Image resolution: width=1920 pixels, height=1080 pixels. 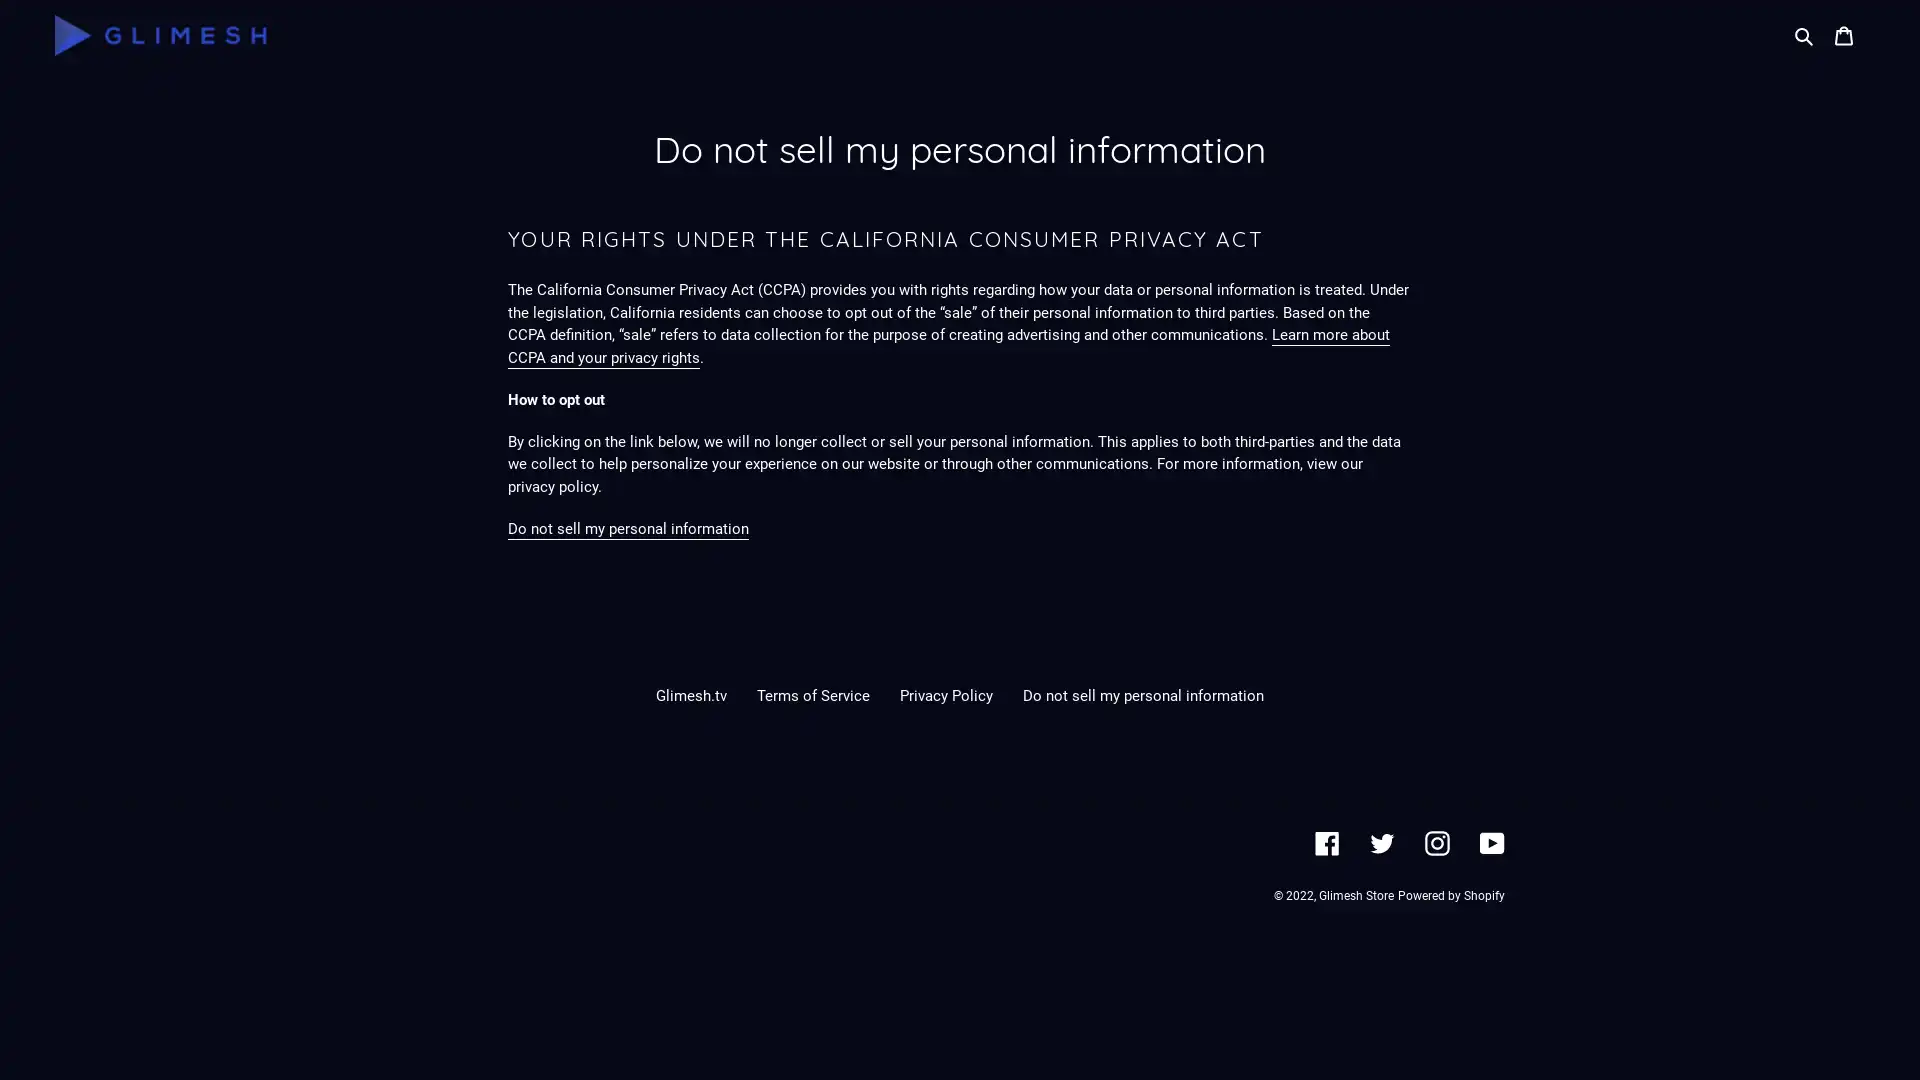 What do you see at coordinates (1805, 34) in the screenshot?
I see `Search` at bounding box center [1805, 34].